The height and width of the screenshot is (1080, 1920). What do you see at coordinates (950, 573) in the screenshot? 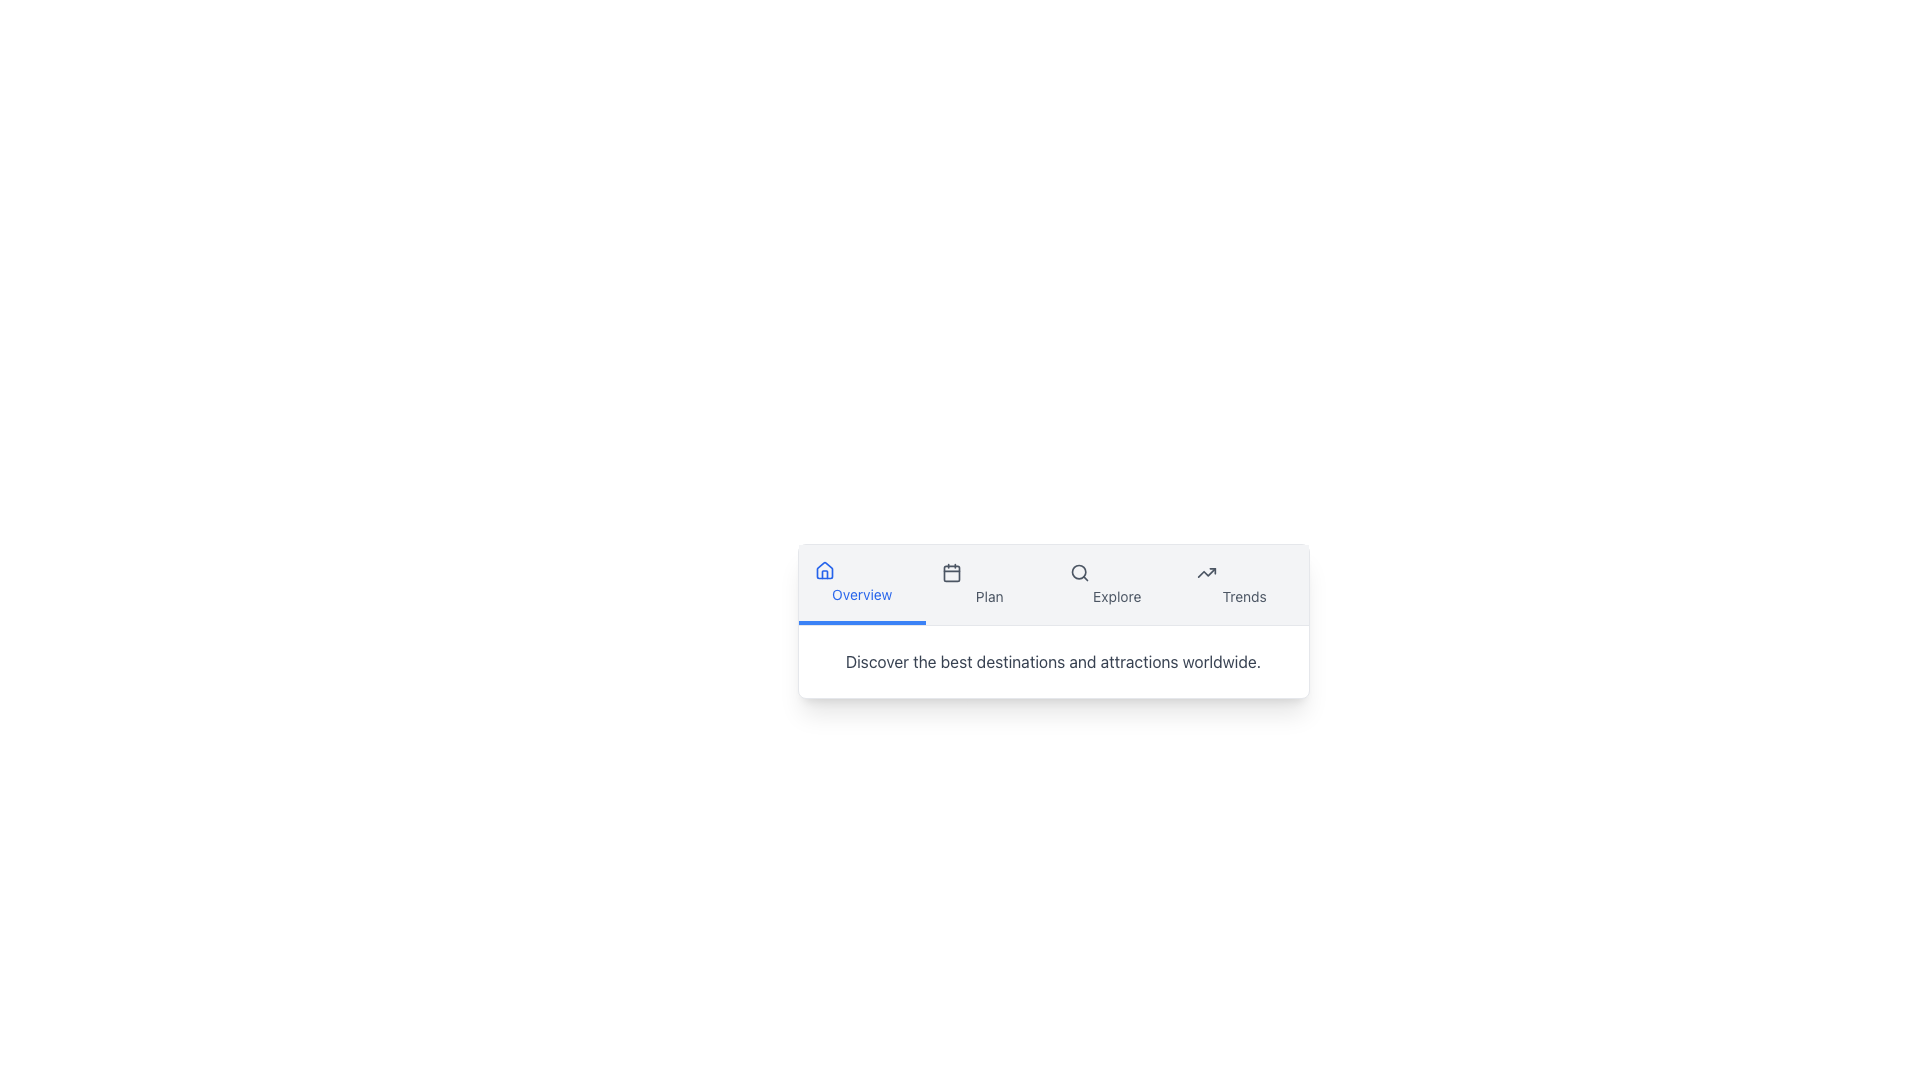
I see `the calendar icon located in the second segment of the horizontal navigation menu` at bounding box center [950, 573].